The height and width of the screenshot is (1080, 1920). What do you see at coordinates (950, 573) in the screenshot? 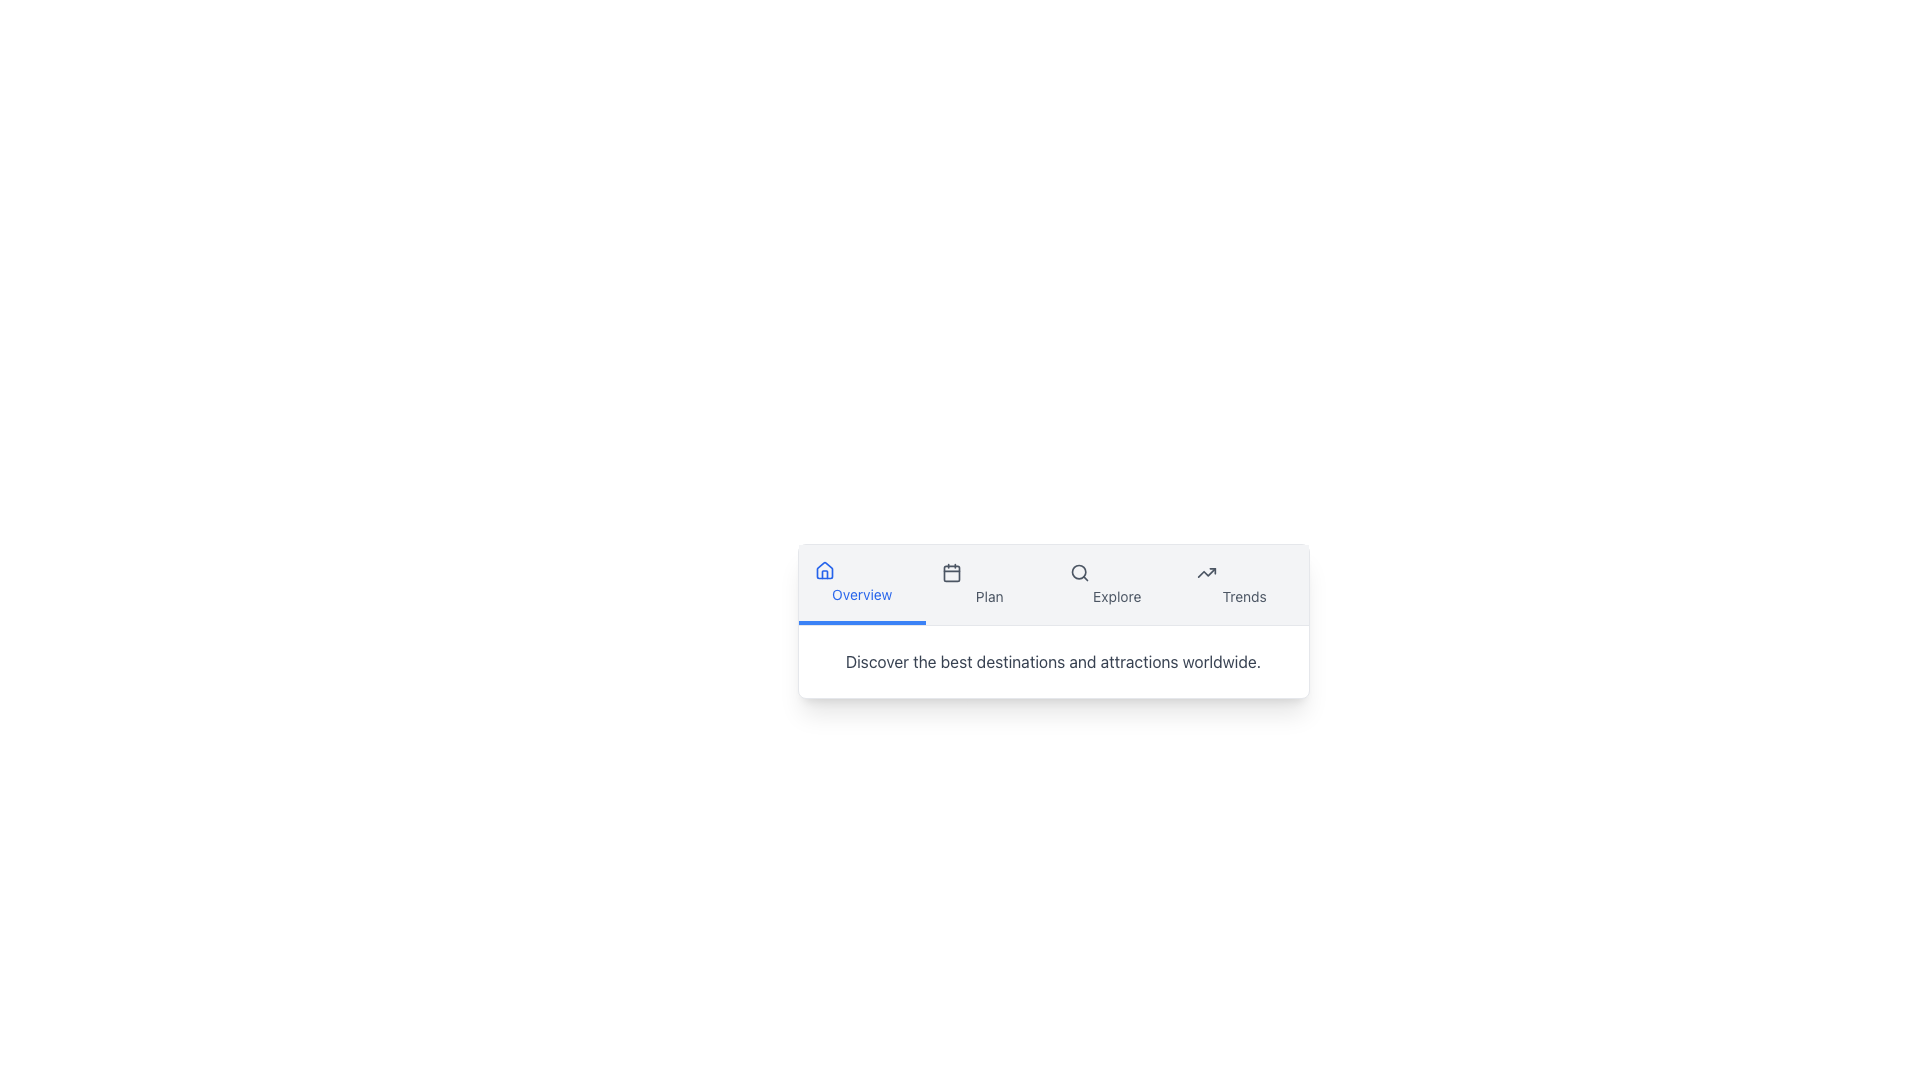
I see `the calendar icon located in the second segment of the horizontal navigation menu` at bounding box center [950, 573].